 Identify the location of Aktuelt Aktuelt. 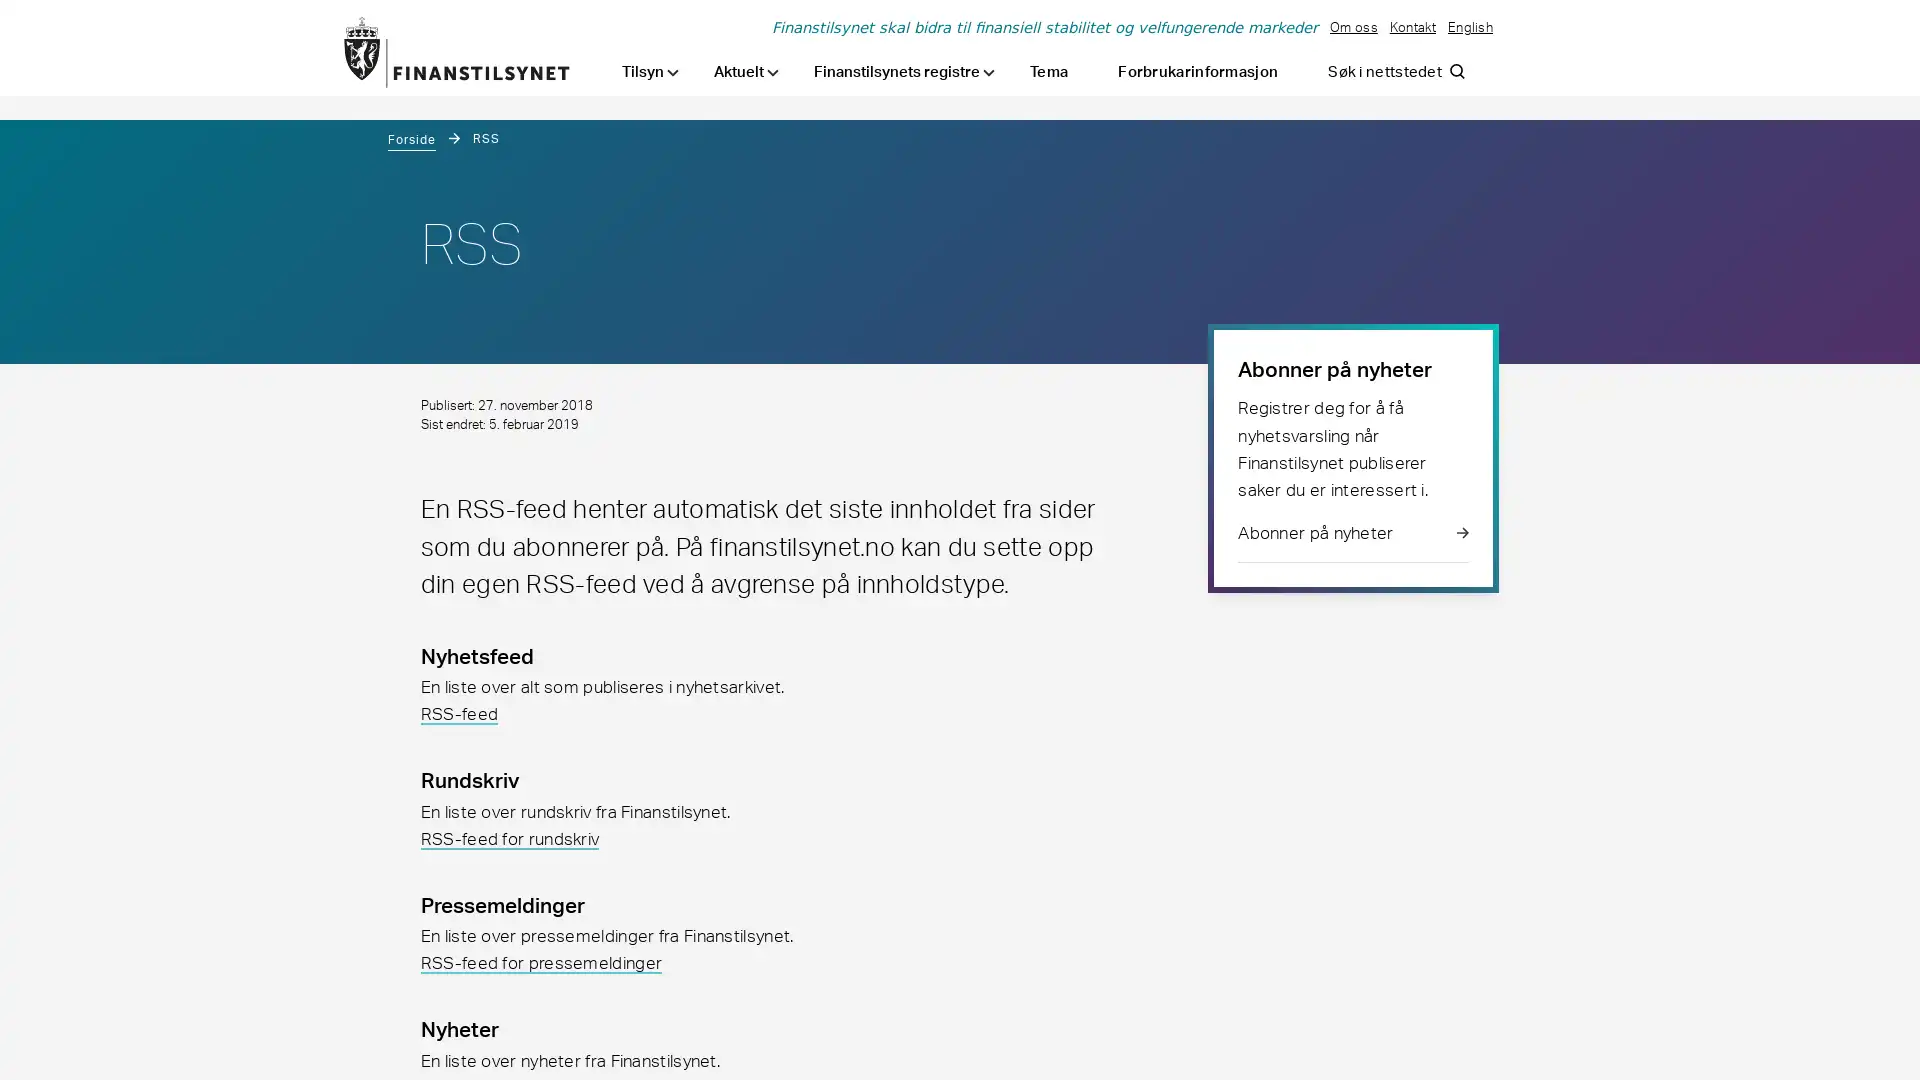
(745, 71).